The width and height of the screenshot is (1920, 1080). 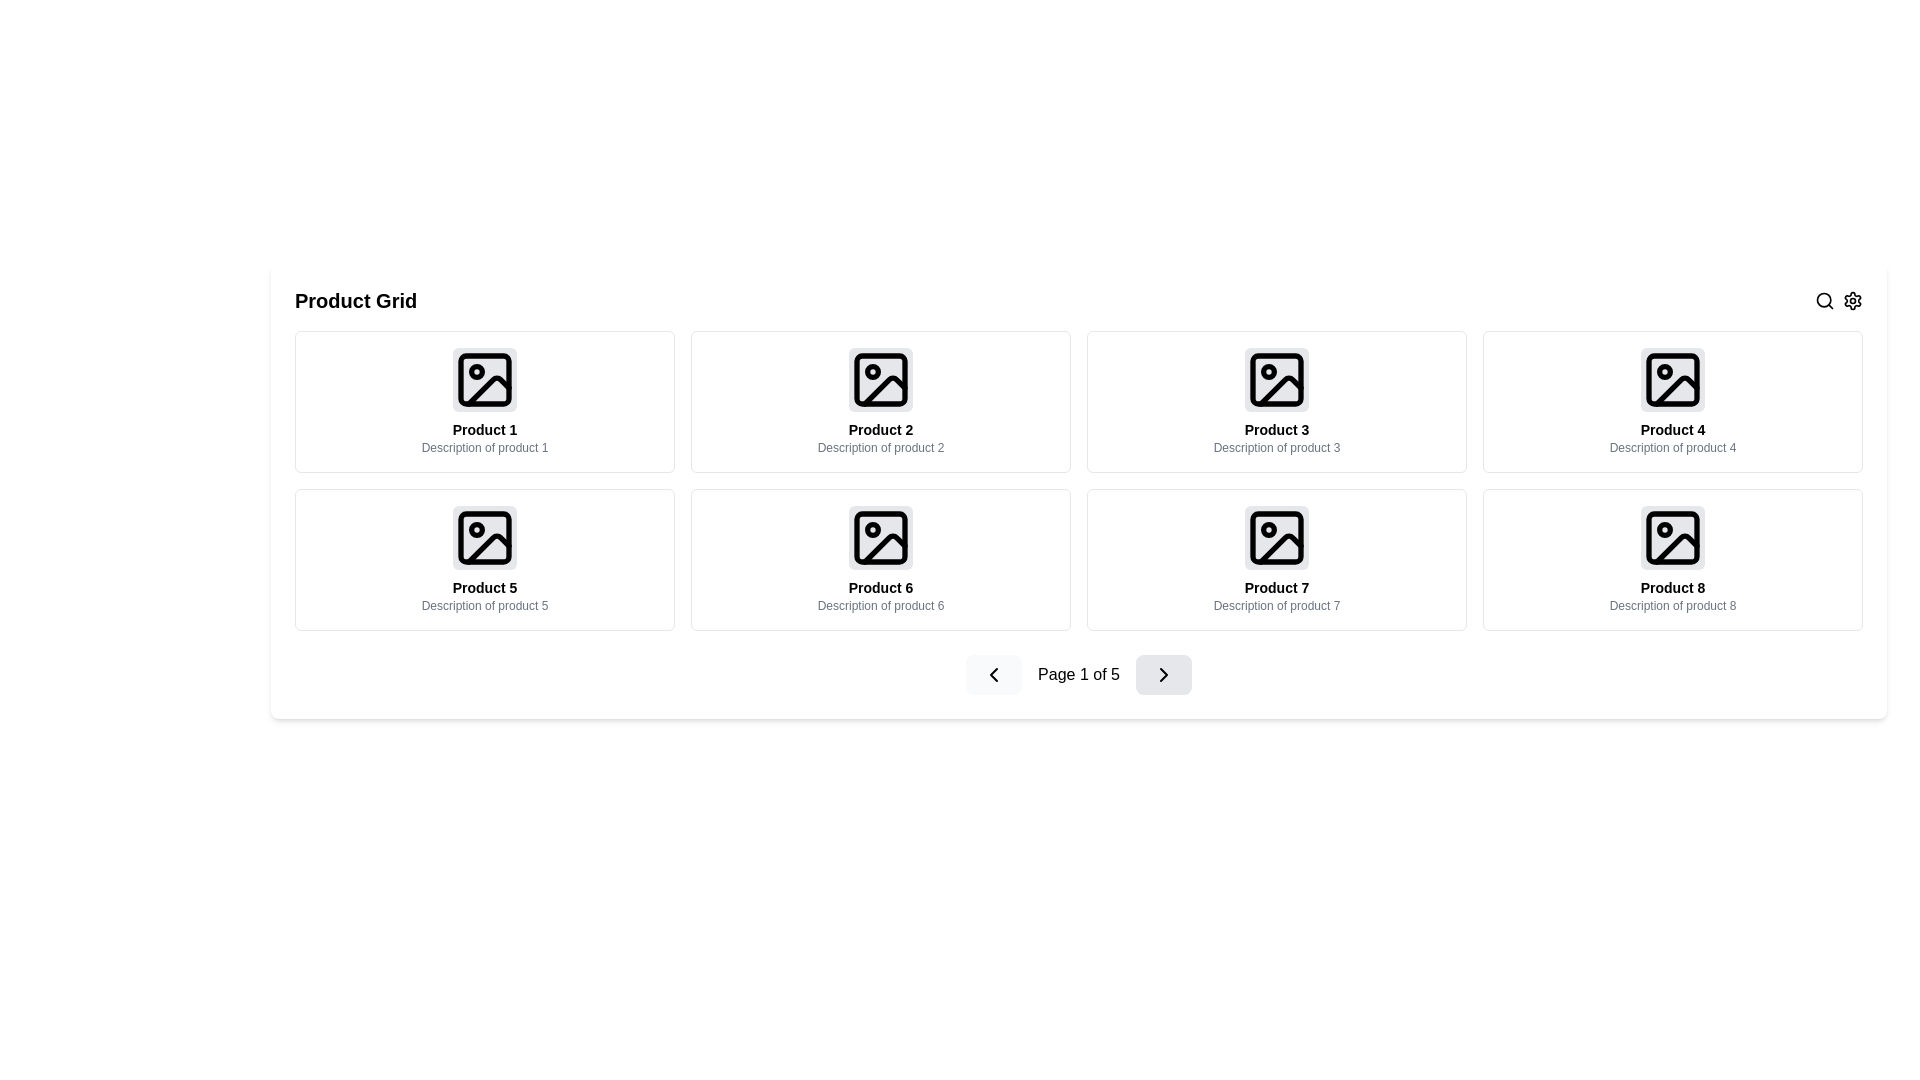 I want to click on the small circular SVG element representing 'Product 8' in the bottom right icon of the grid, so click(x=1665, y=528).